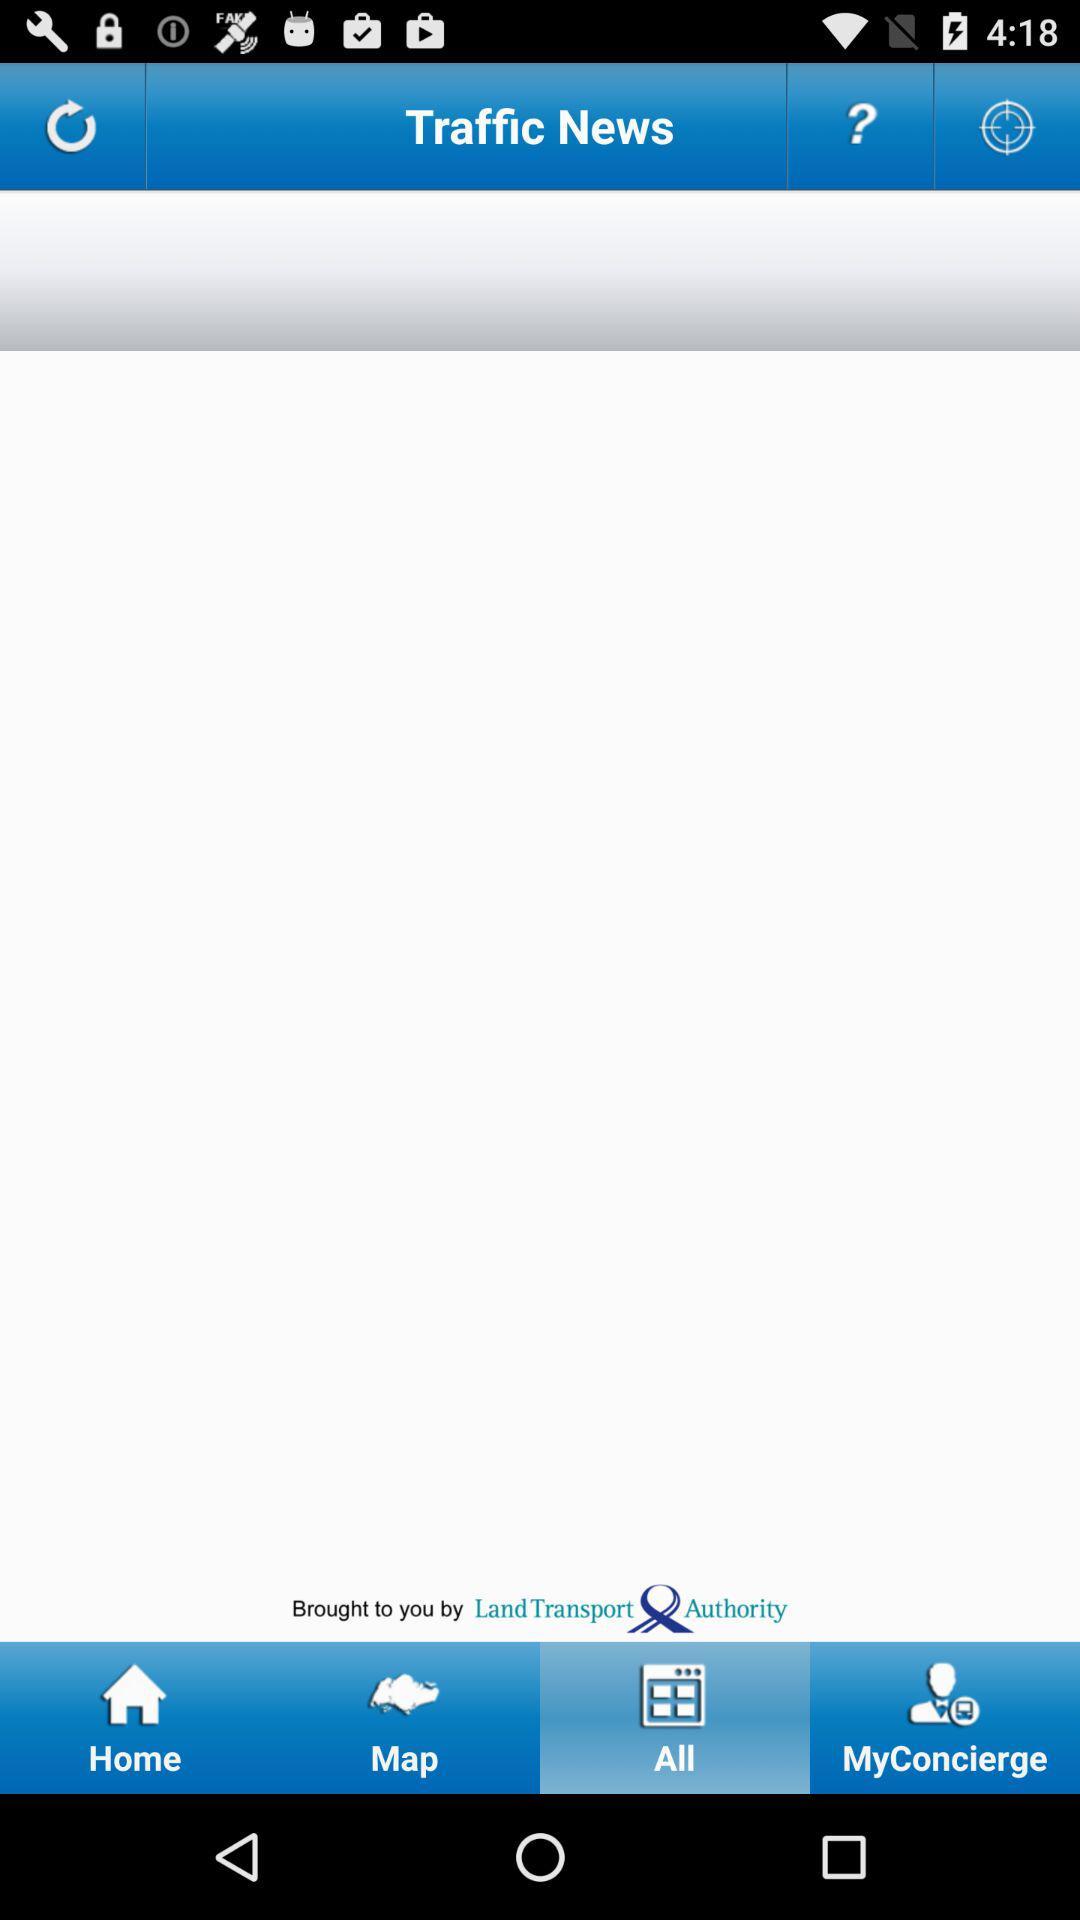  Describe the element at coordinates (71, 133) in the screenshot. I see `the refresh icon` at that location.